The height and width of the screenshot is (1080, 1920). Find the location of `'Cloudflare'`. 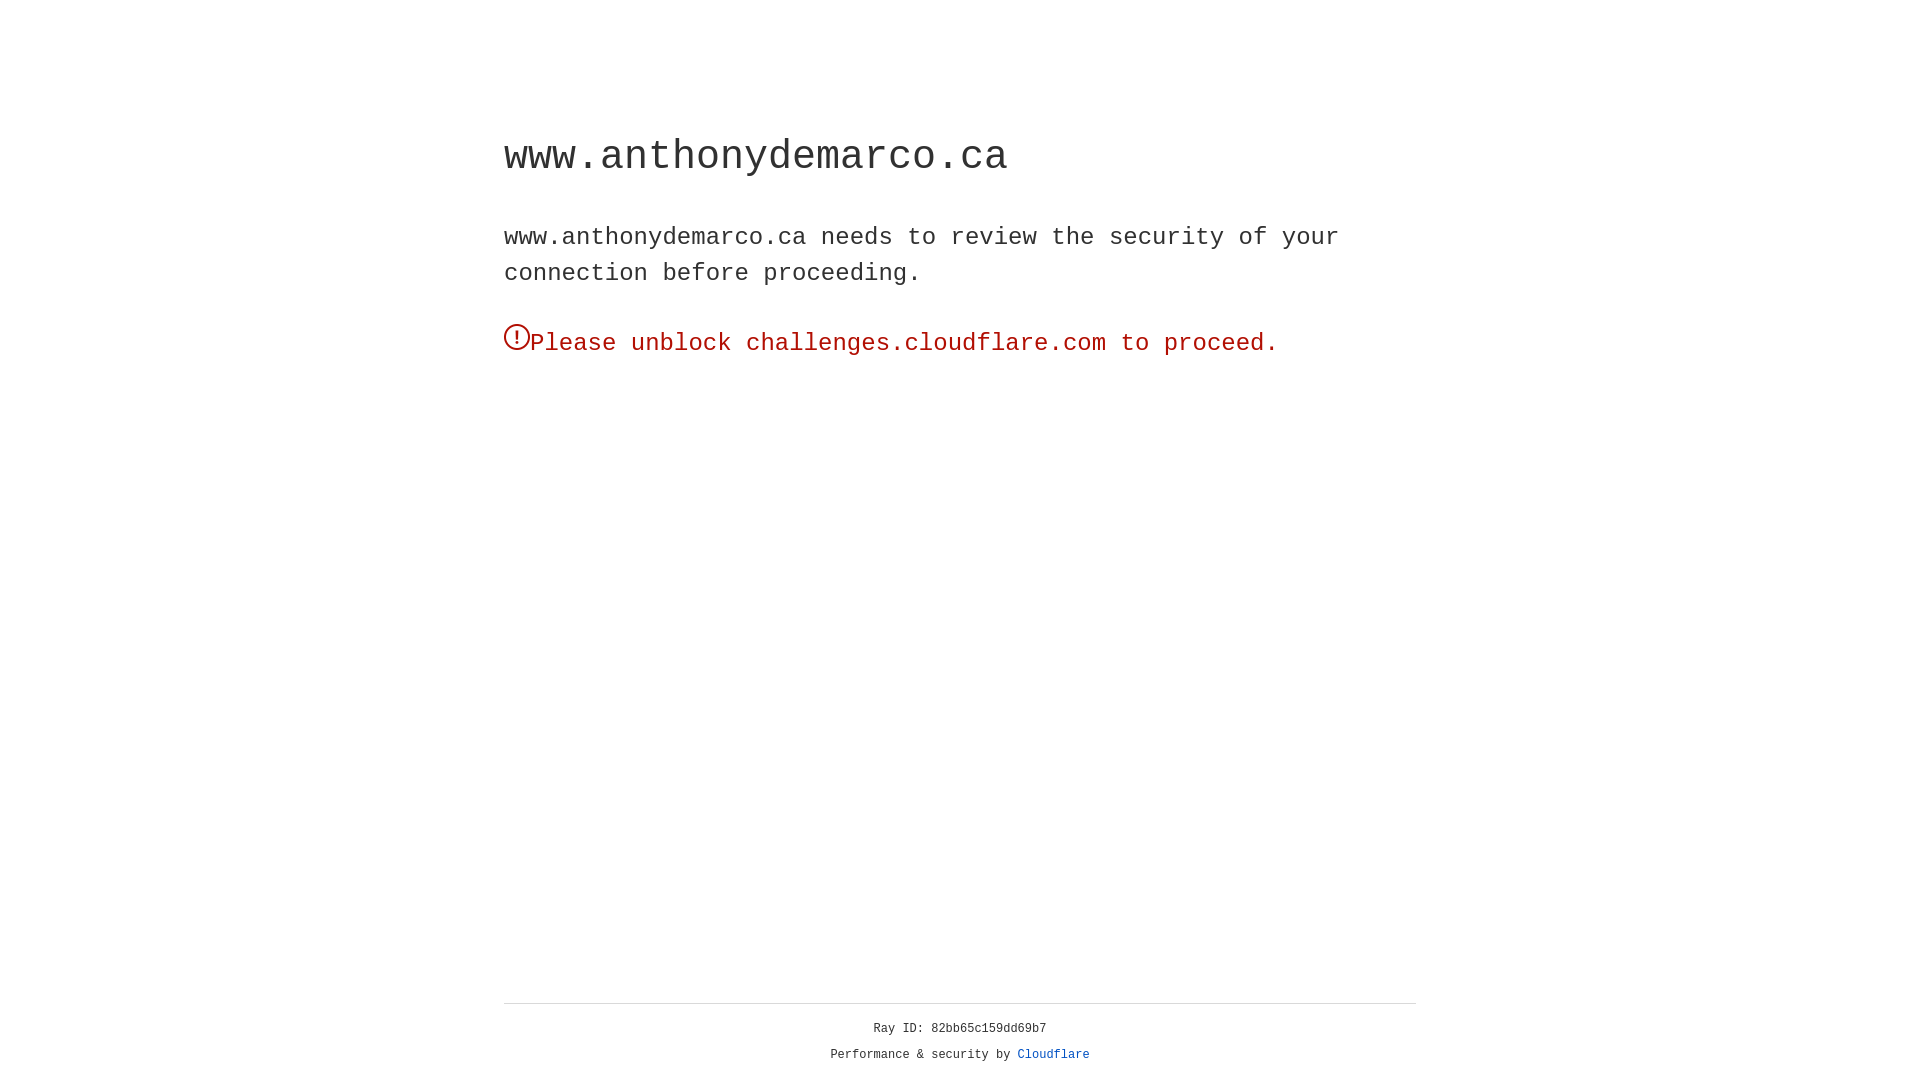

'Cloudflare' is located at coordinates (1053, 1054).